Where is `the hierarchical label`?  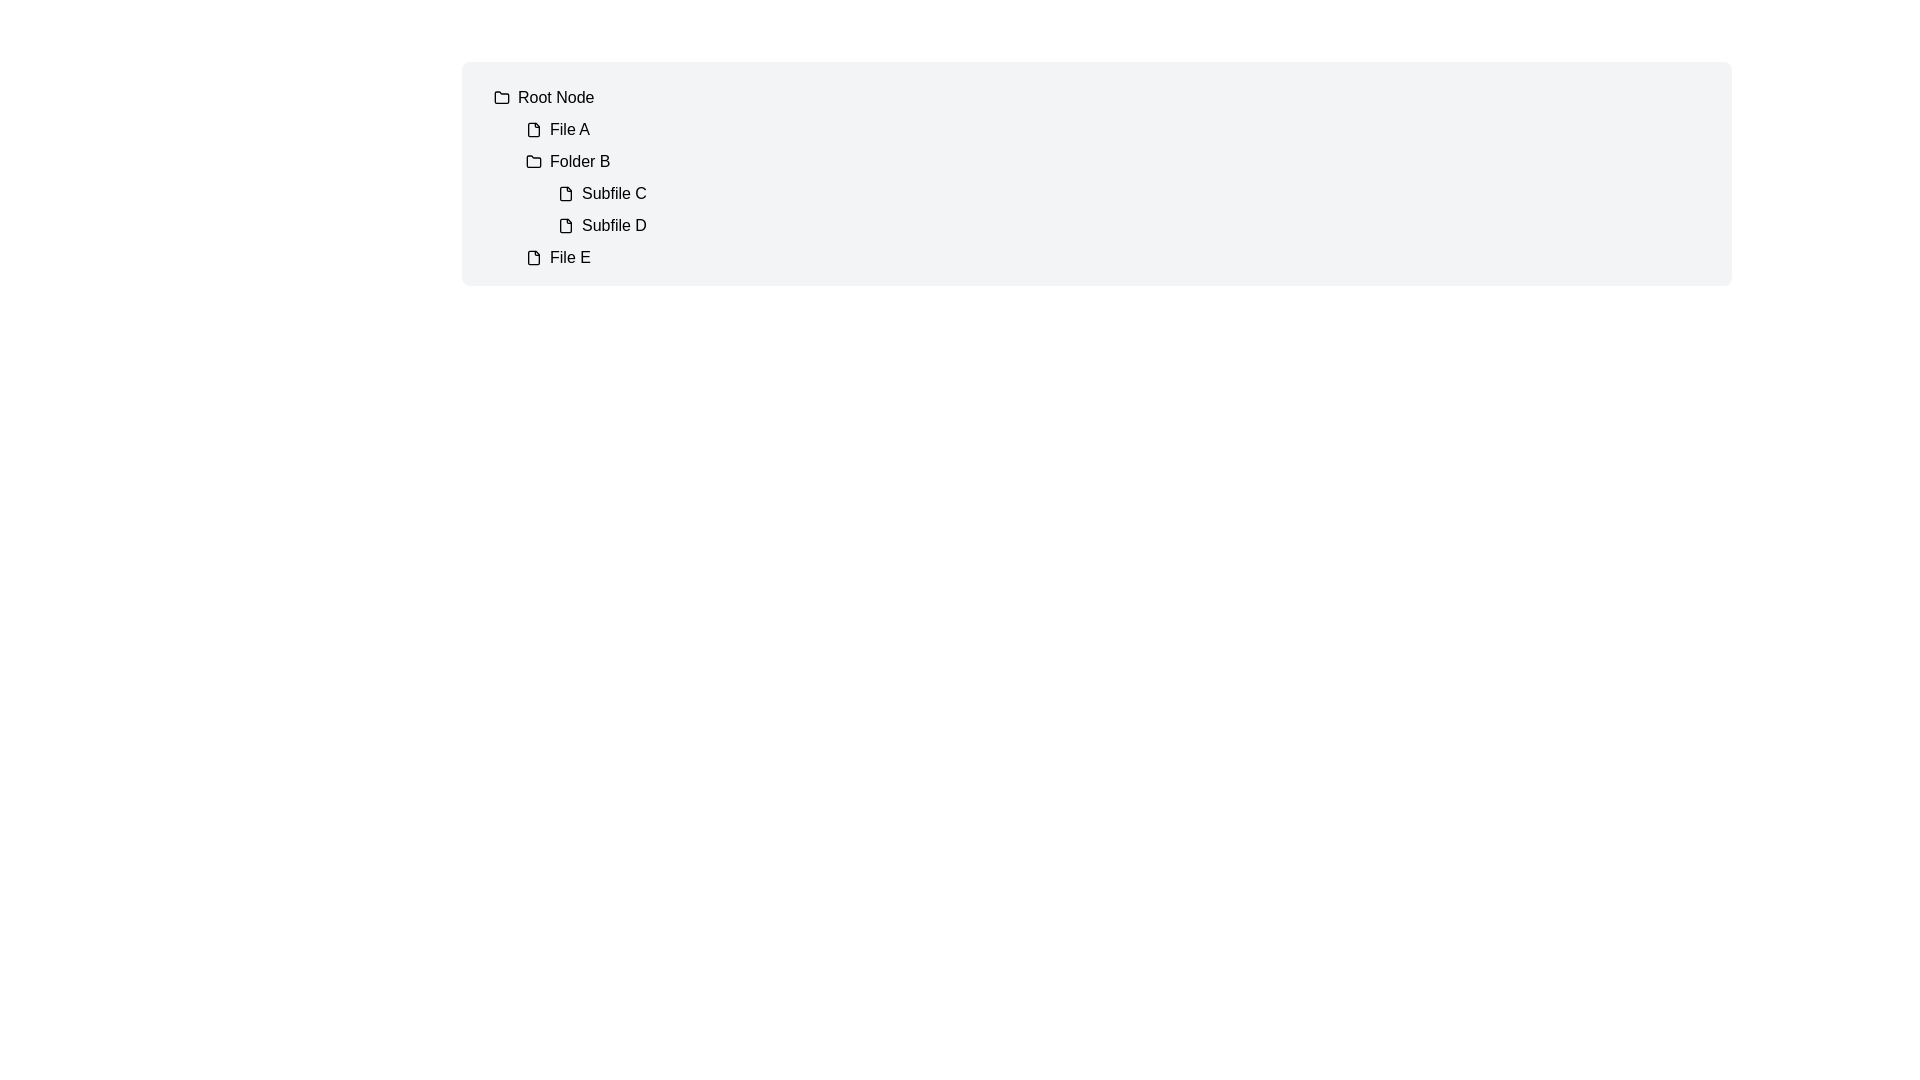
the hierarchical label is located at coordinates (556, 97).